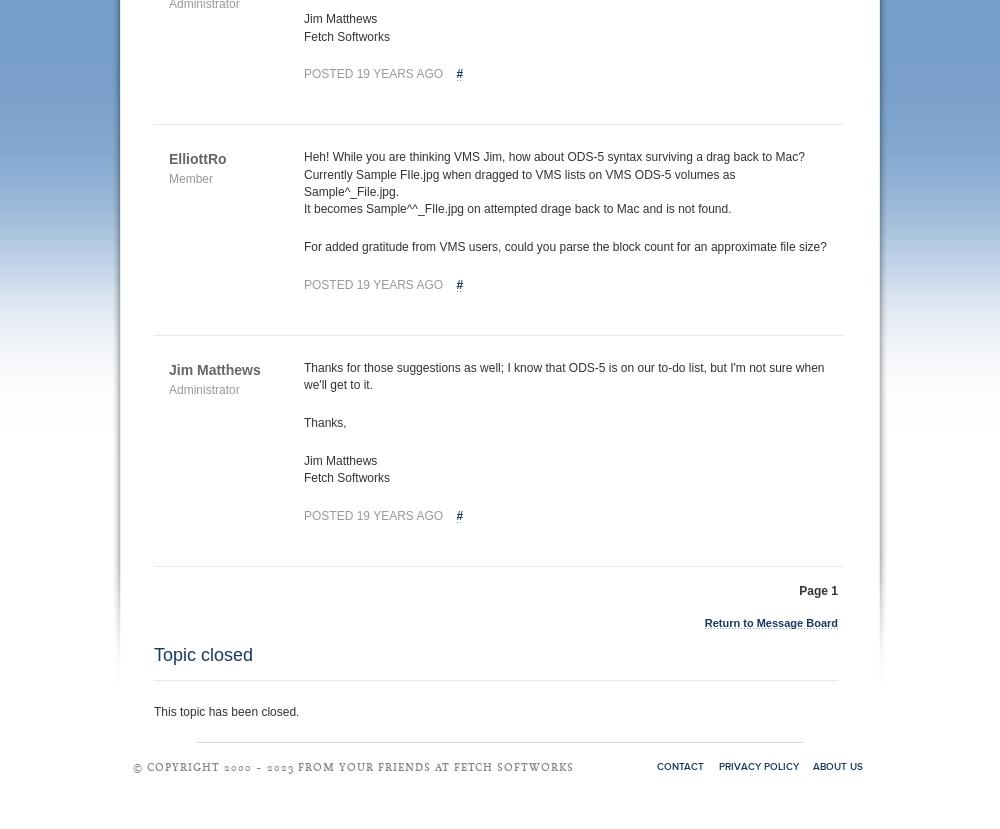 The image size is (1000, 829). What do you see at coordinates (564, 246) in the screenshot?
I see `'For added gratitude from VMS users, could you parse the block count for an approximate file size?'` at bounding box center [564, 246].